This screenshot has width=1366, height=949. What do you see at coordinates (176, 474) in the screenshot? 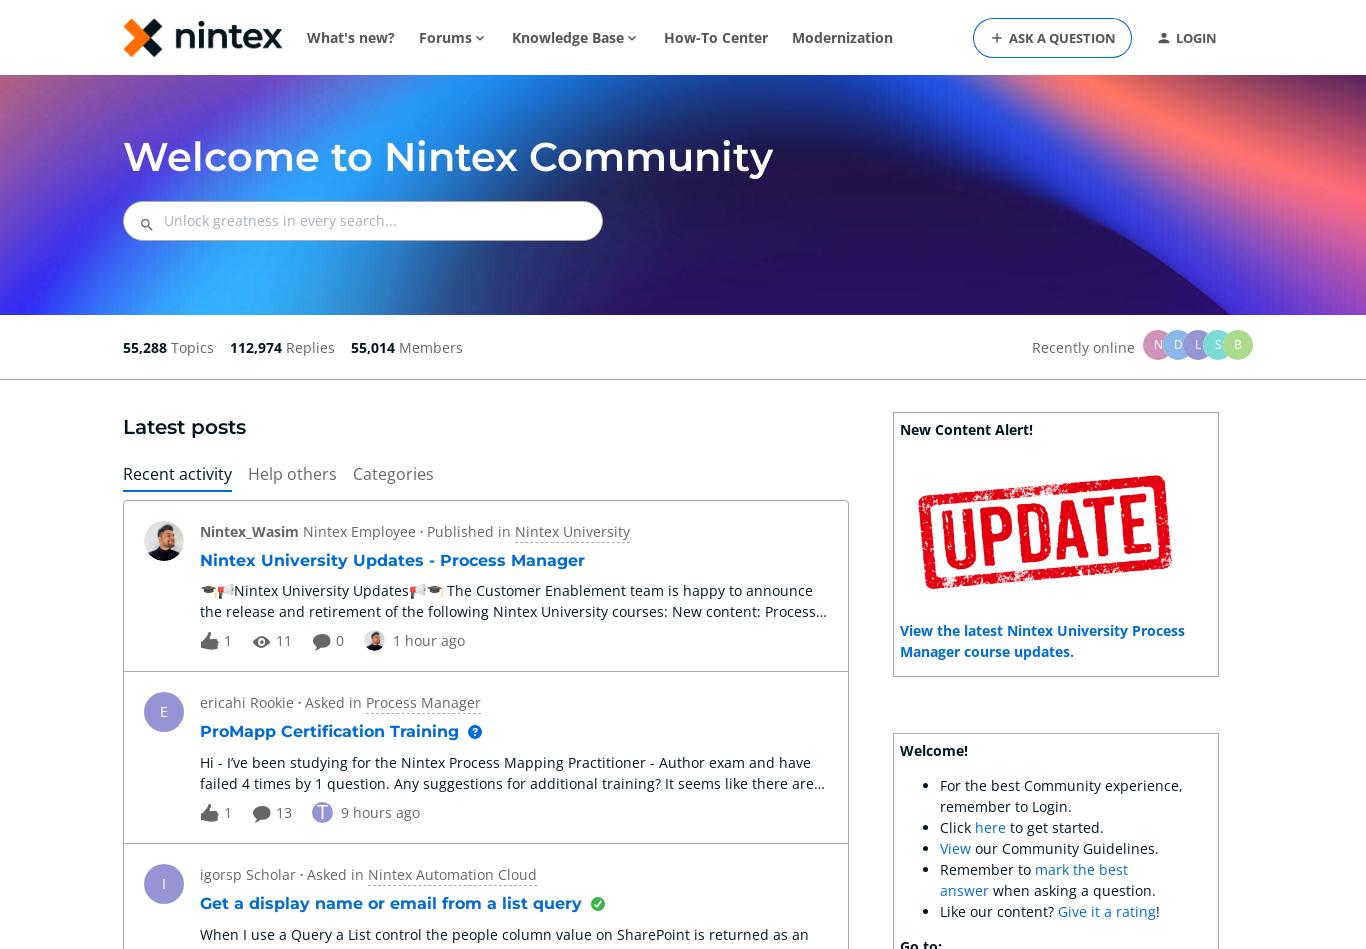
I see `'Recent activity'` at bounding box center [176, 474].